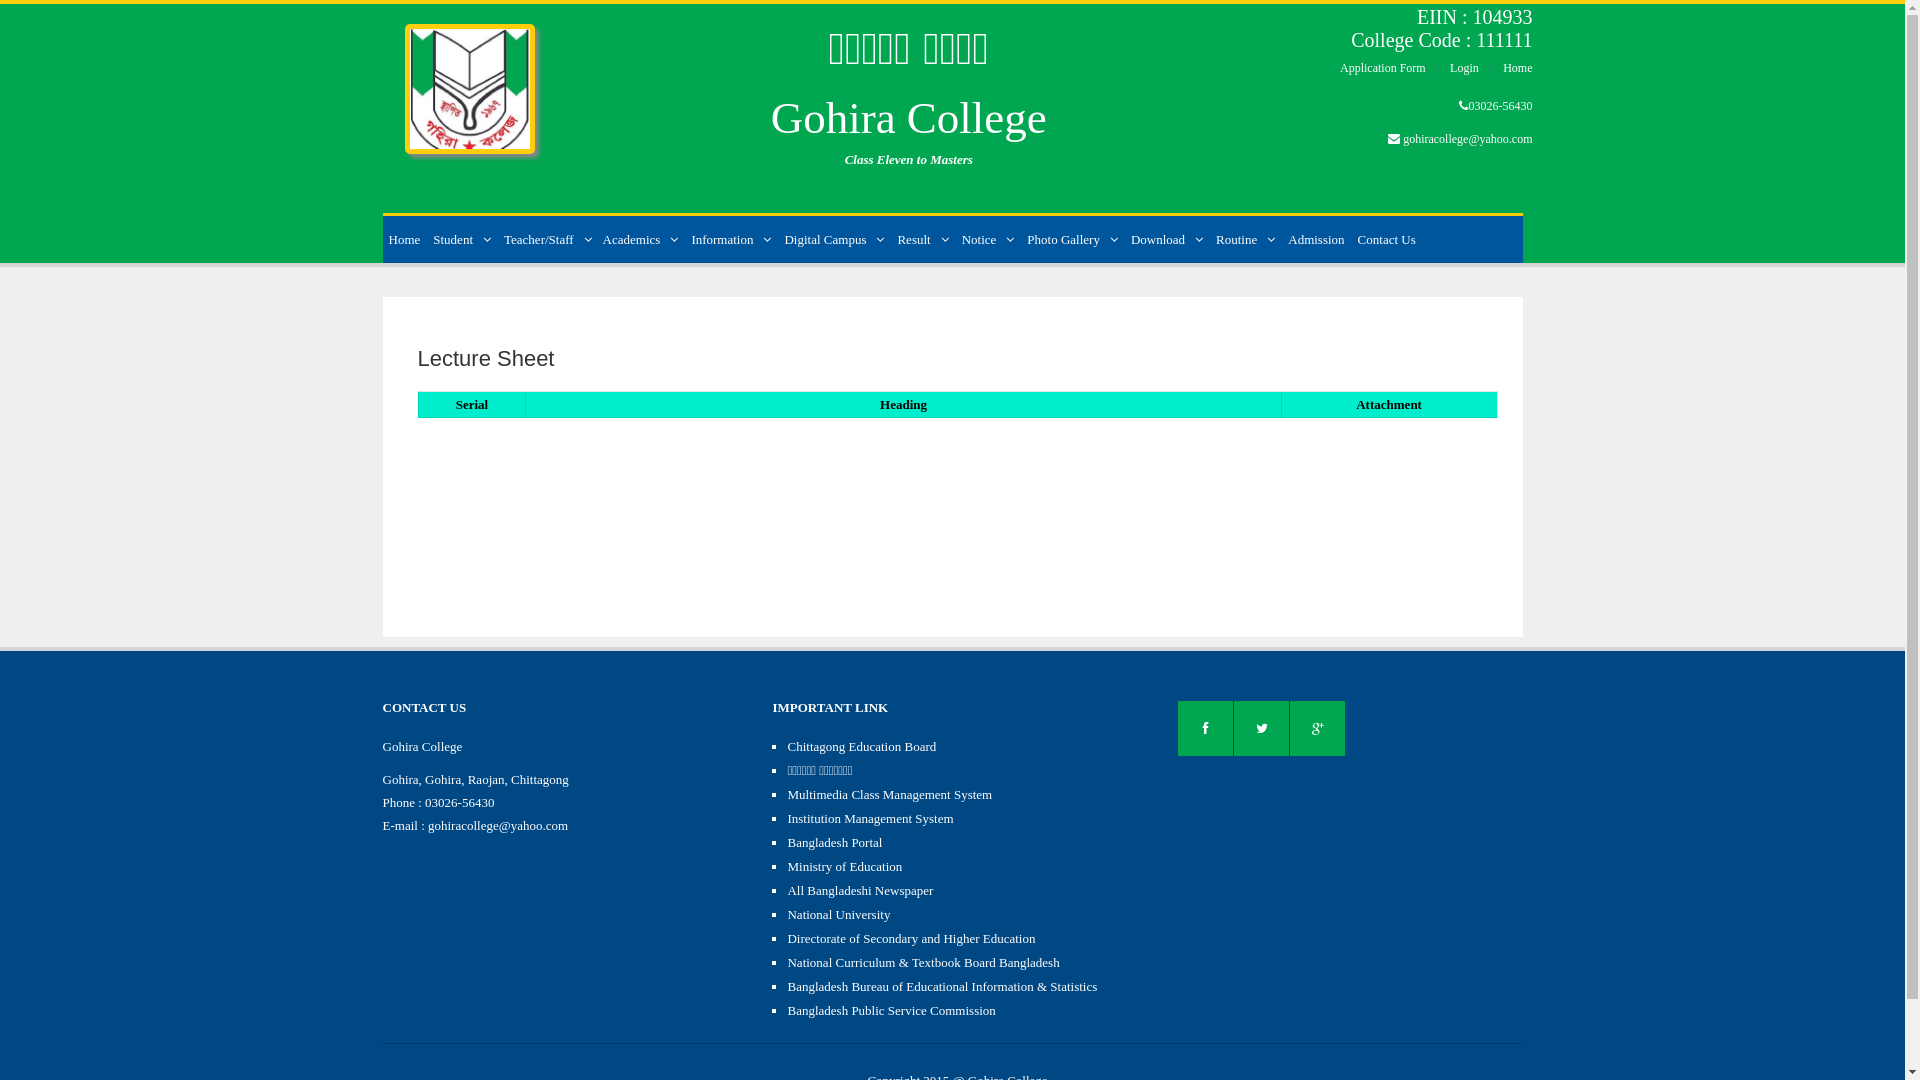  What do you see at coordinates (1071, 238) in the screenshot?
I see `'Photo Gallery'` at bounding box center [1071, 238].